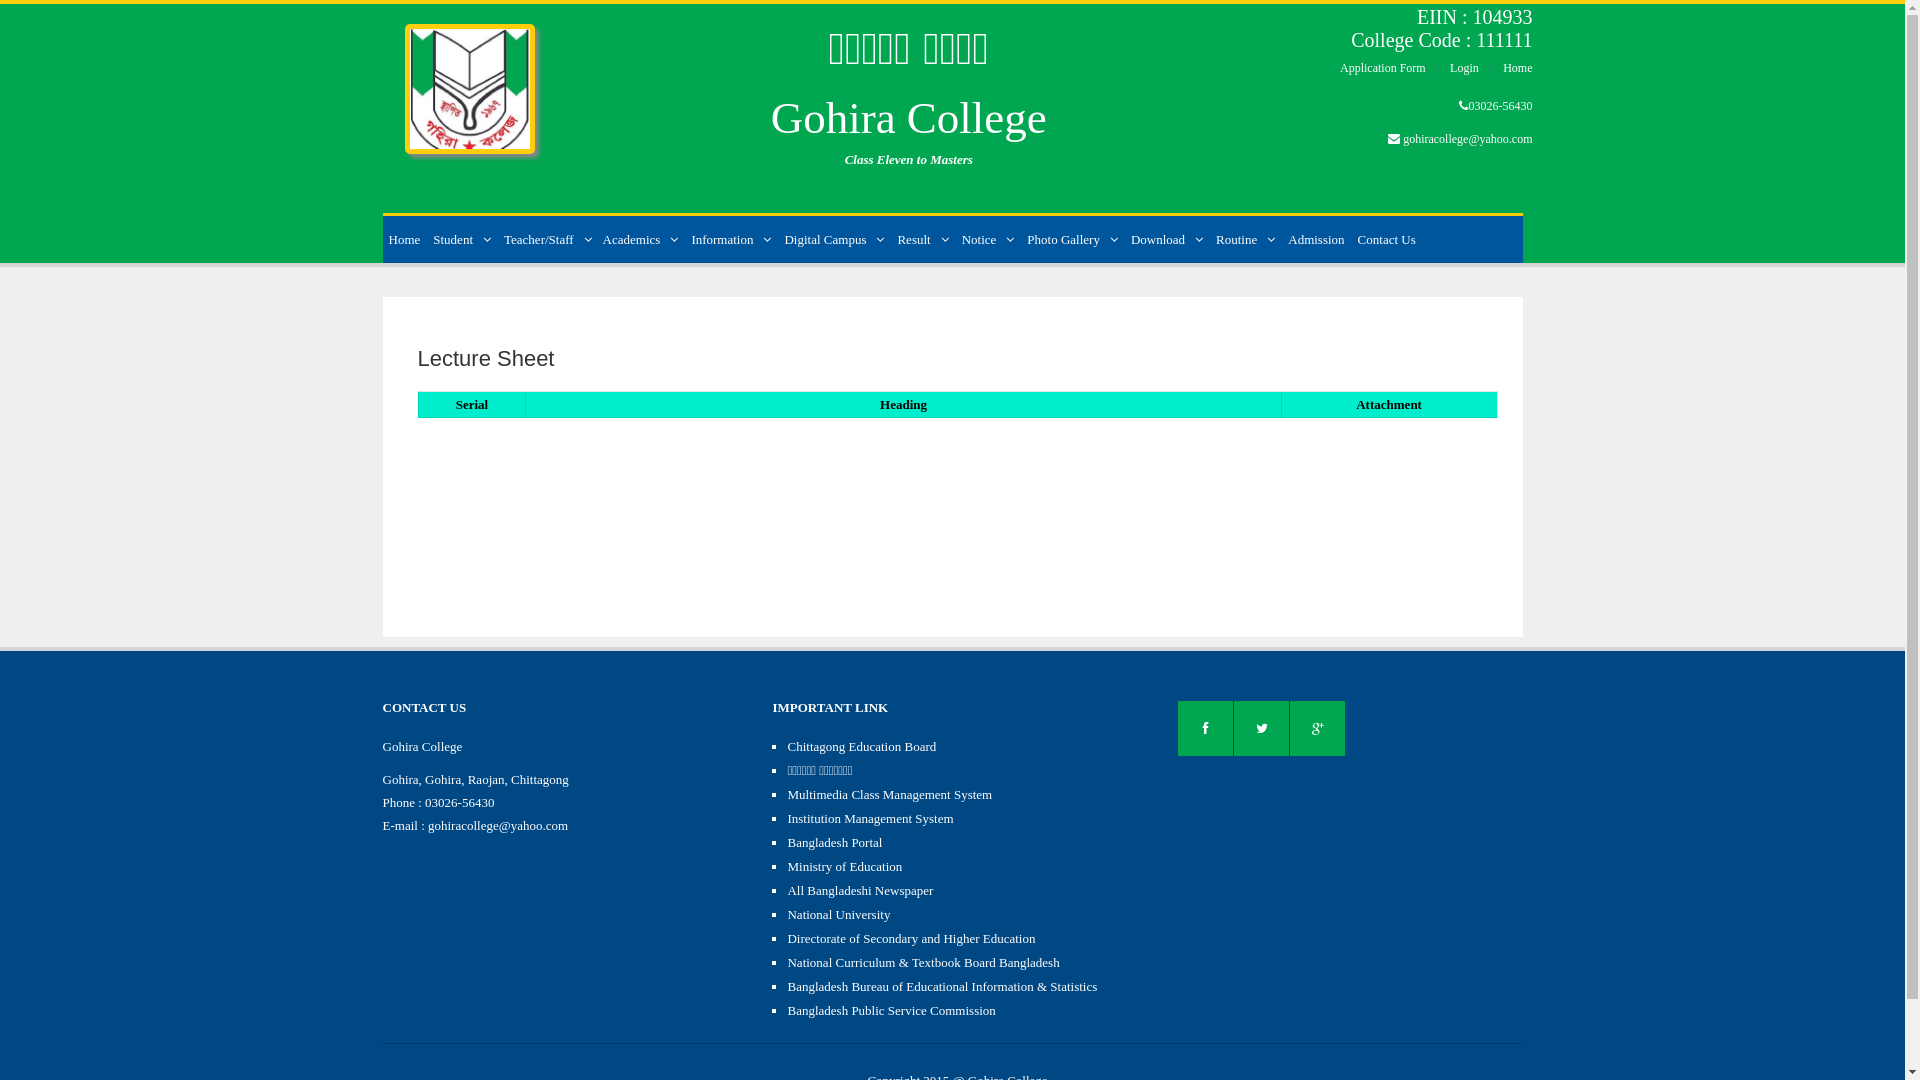  What do you see at coordinates (1071, 238) in the screenshot?
I see `'Photo Gallery'` at bounding box center [1071, 238].